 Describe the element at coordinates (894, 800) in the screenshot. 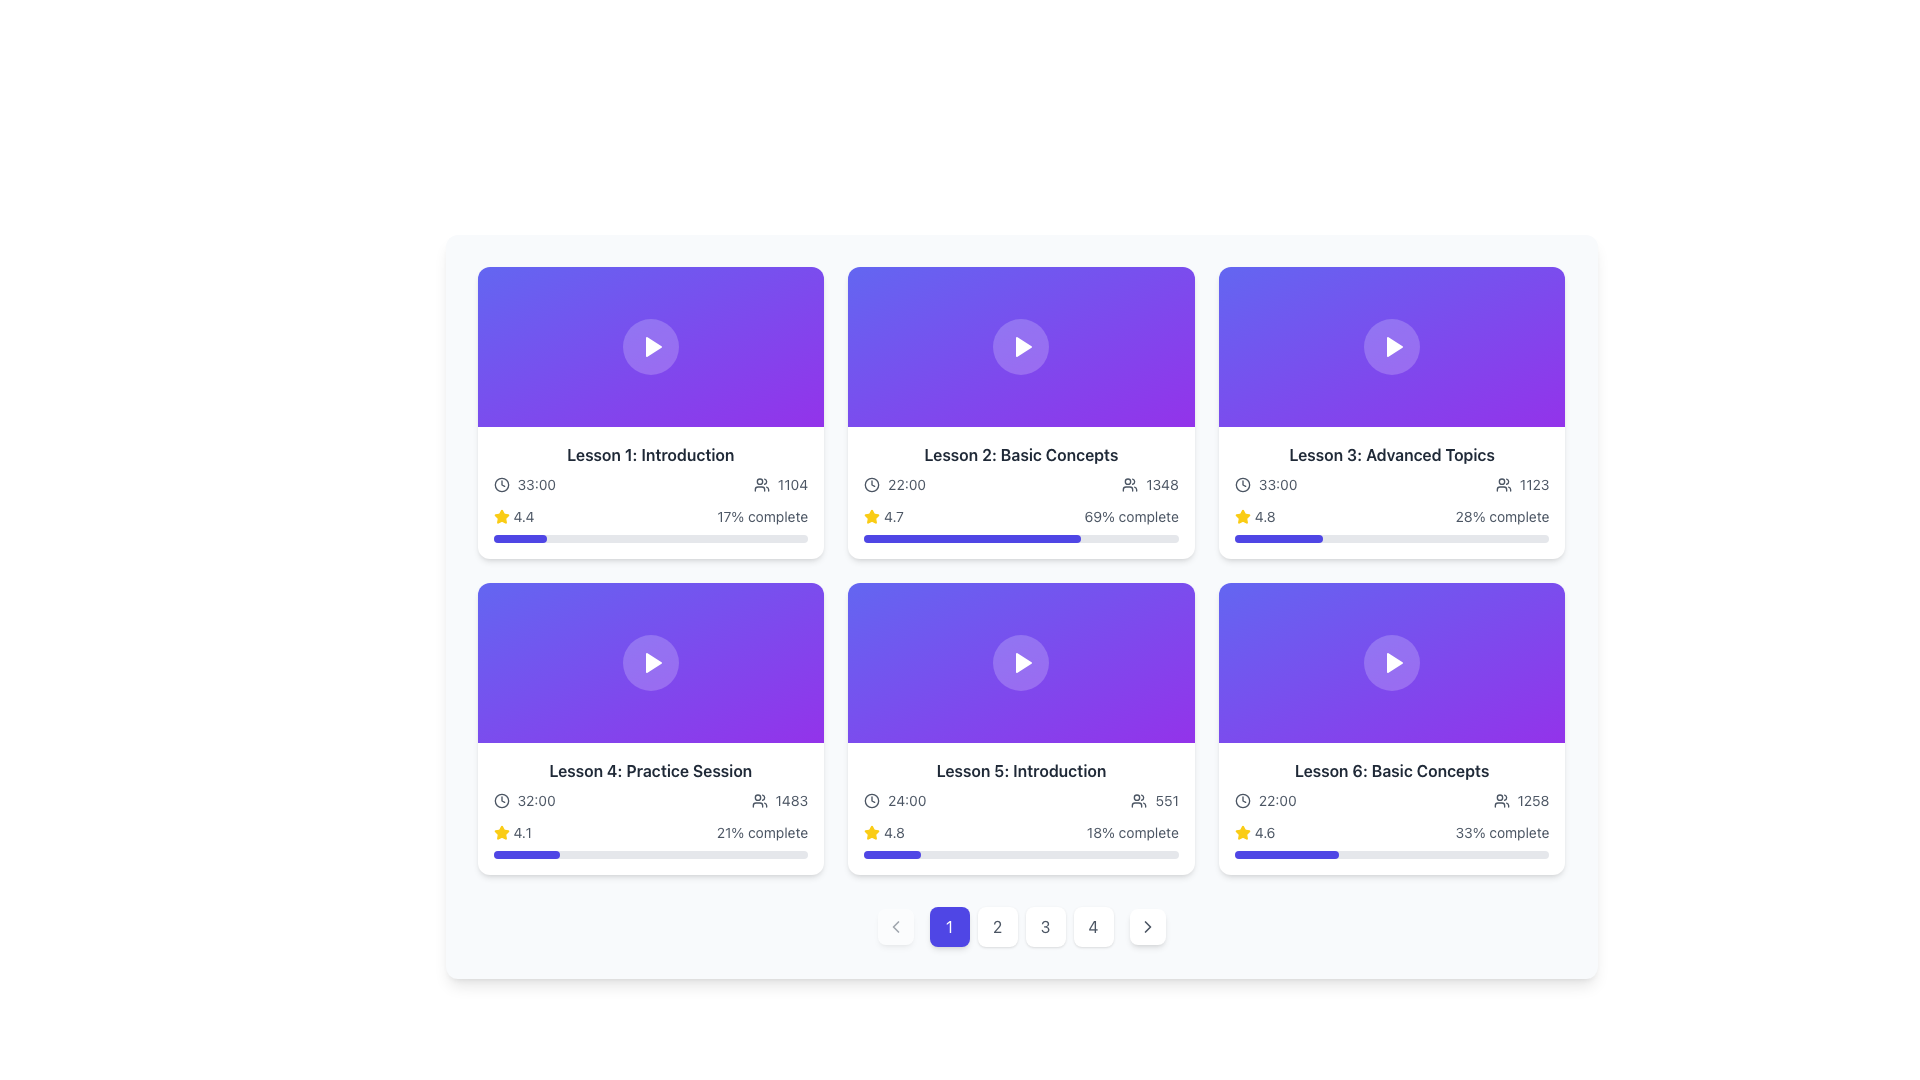

I see `the duration label for 'Lesson 5: Introduction'` at that location.